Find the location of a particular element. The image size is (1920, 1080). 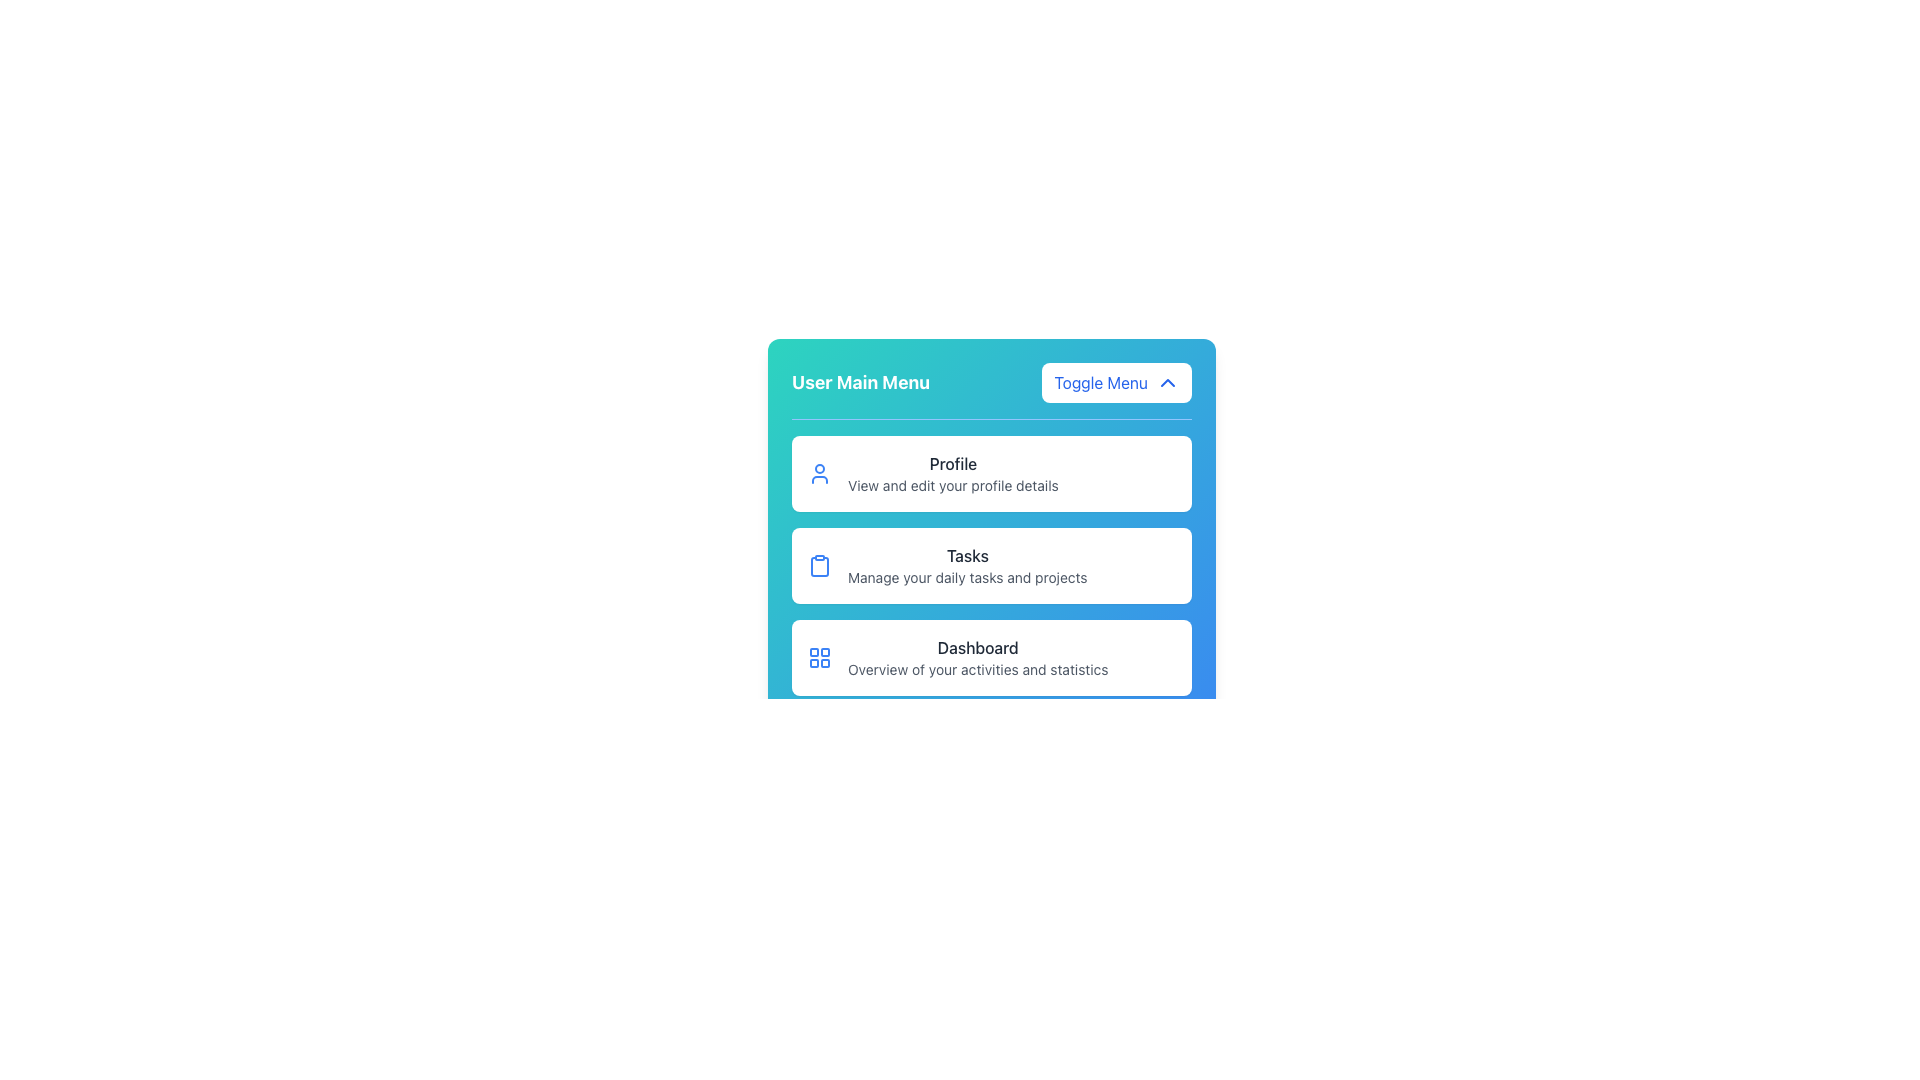

text label 'Dashboard' located in the third section of the vertical list in the 'User Main Menu' interface is located at coordinates (978, 648).